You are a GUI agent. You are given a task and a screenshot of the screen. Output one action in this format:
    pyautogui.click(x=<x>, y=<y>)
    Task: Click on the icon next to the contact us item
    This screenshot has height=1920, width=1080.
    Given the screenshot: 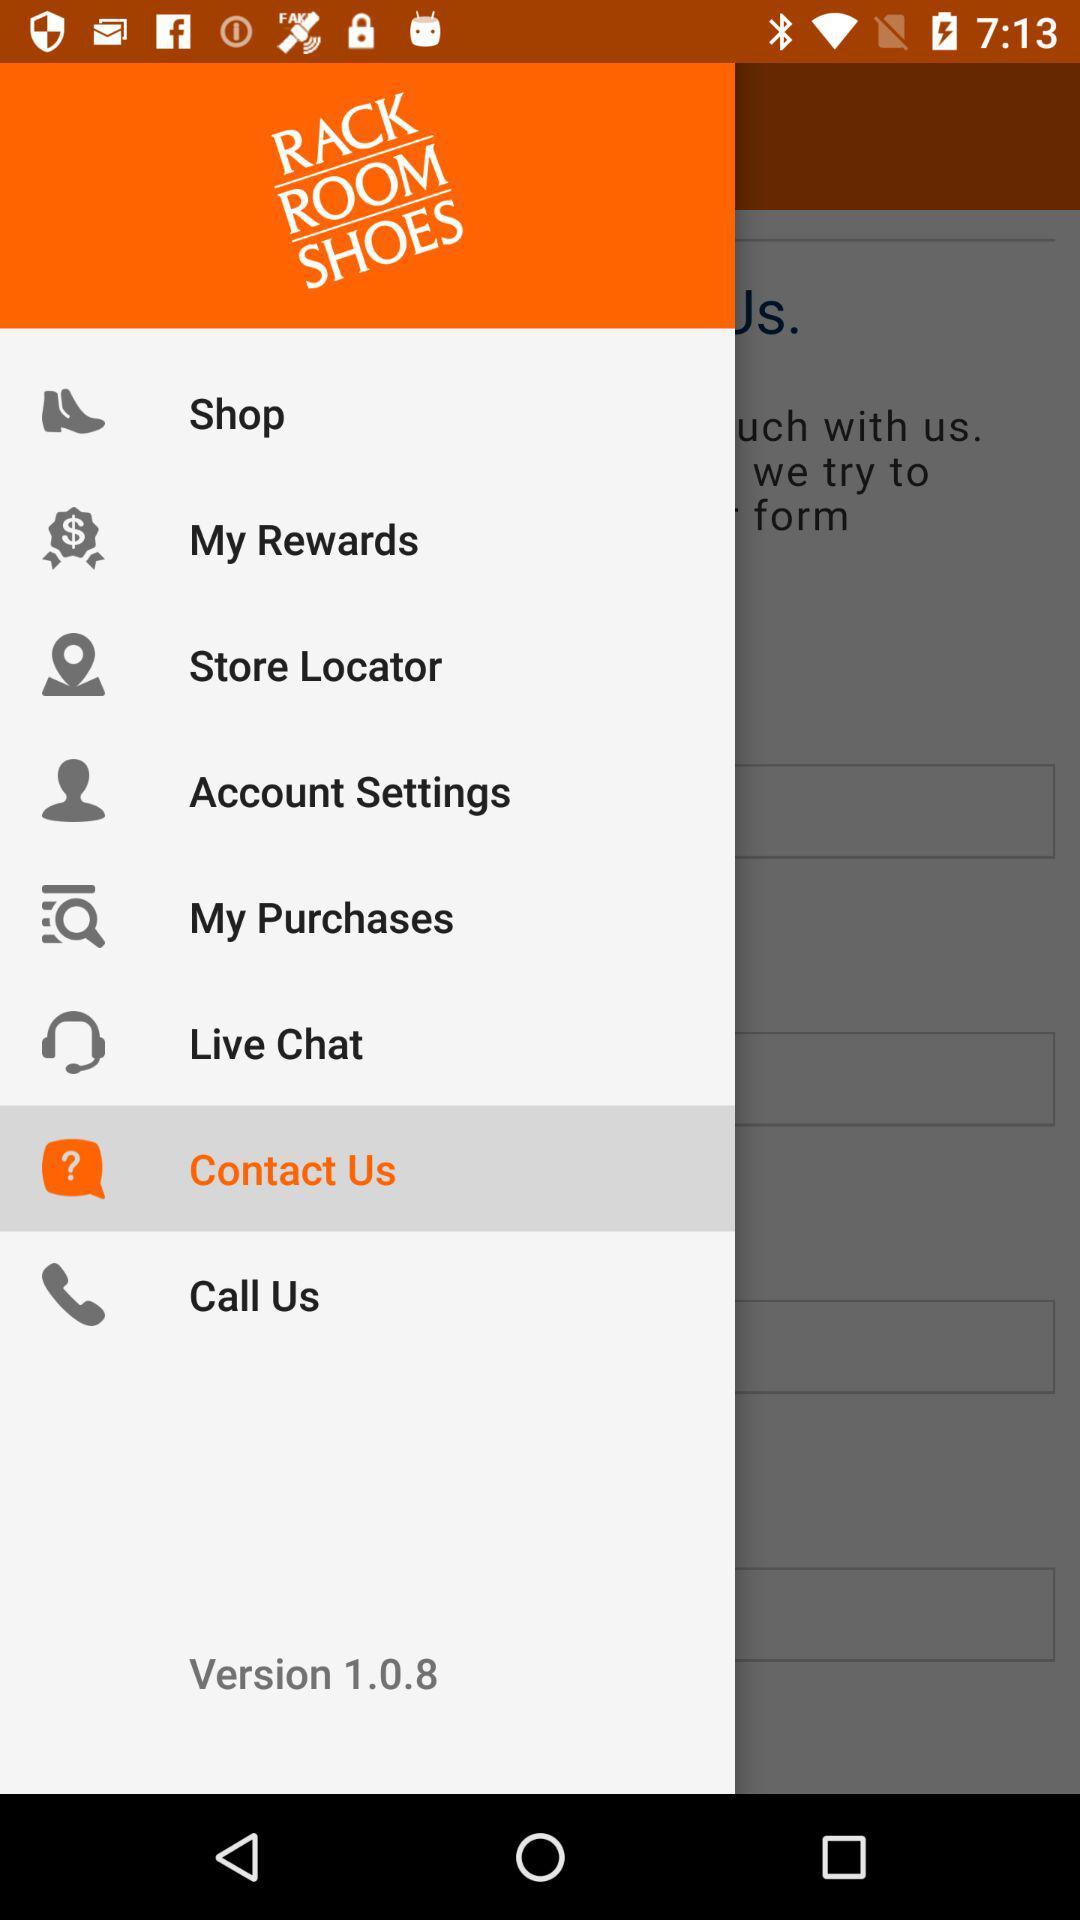 What is the action you would take?
    pyautogui.click(x=72, y=135)
    